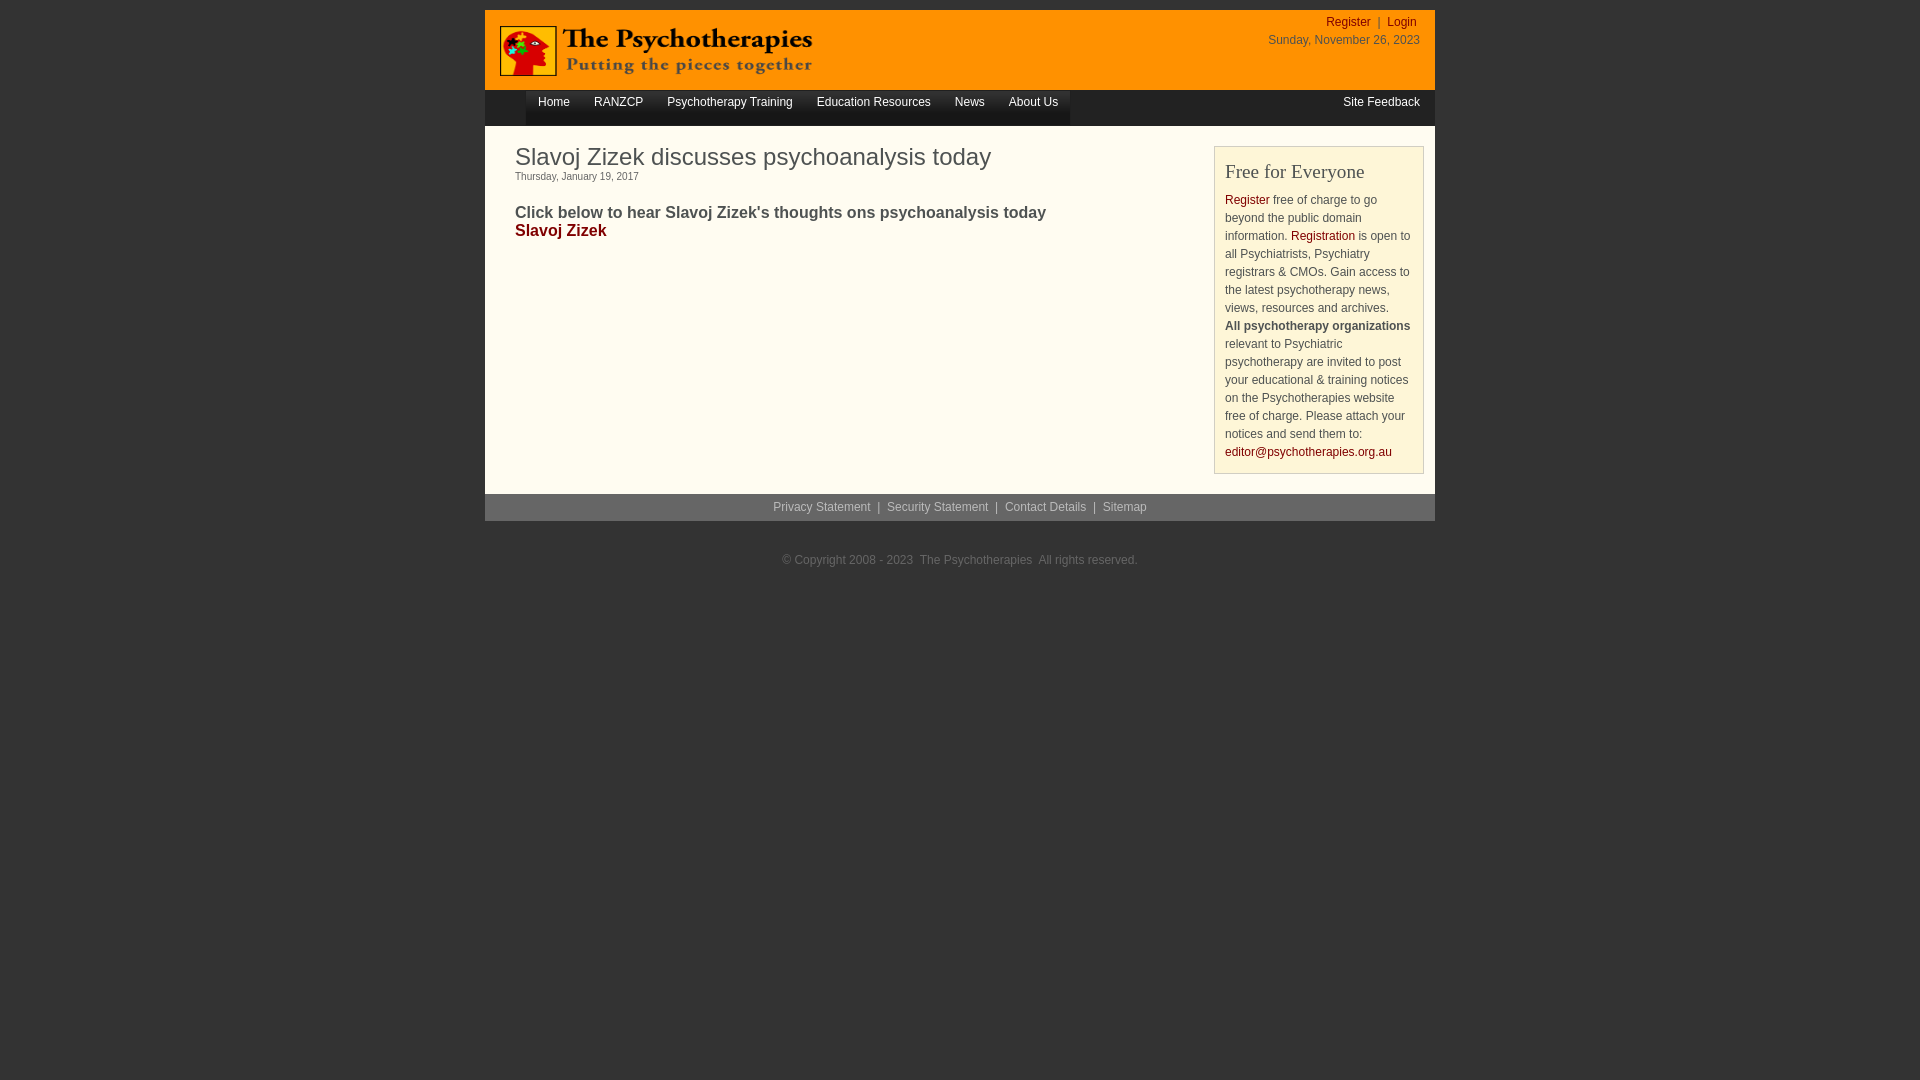 The image size is (1920, 1080). I want to click on 'Education Resources', so click(873, 103).